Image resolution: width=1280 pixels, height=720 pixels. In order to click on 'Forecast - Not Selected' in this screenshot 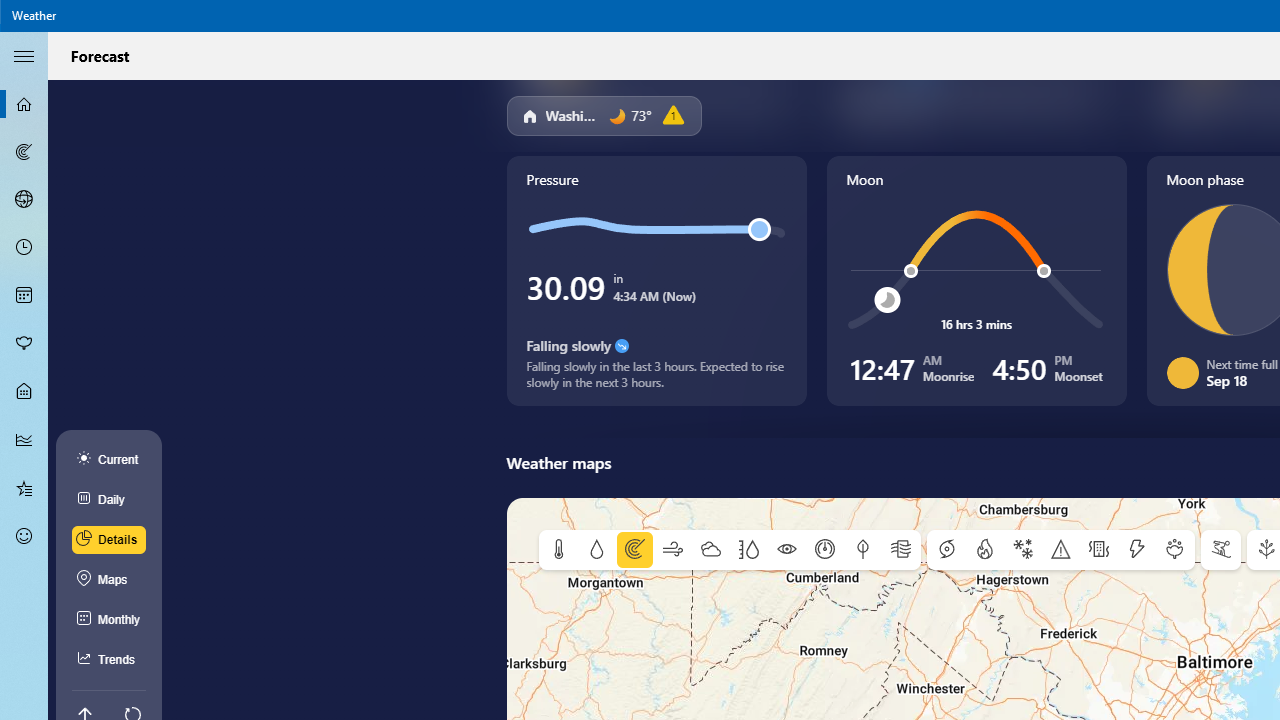, I will do `click(24, 104)`.